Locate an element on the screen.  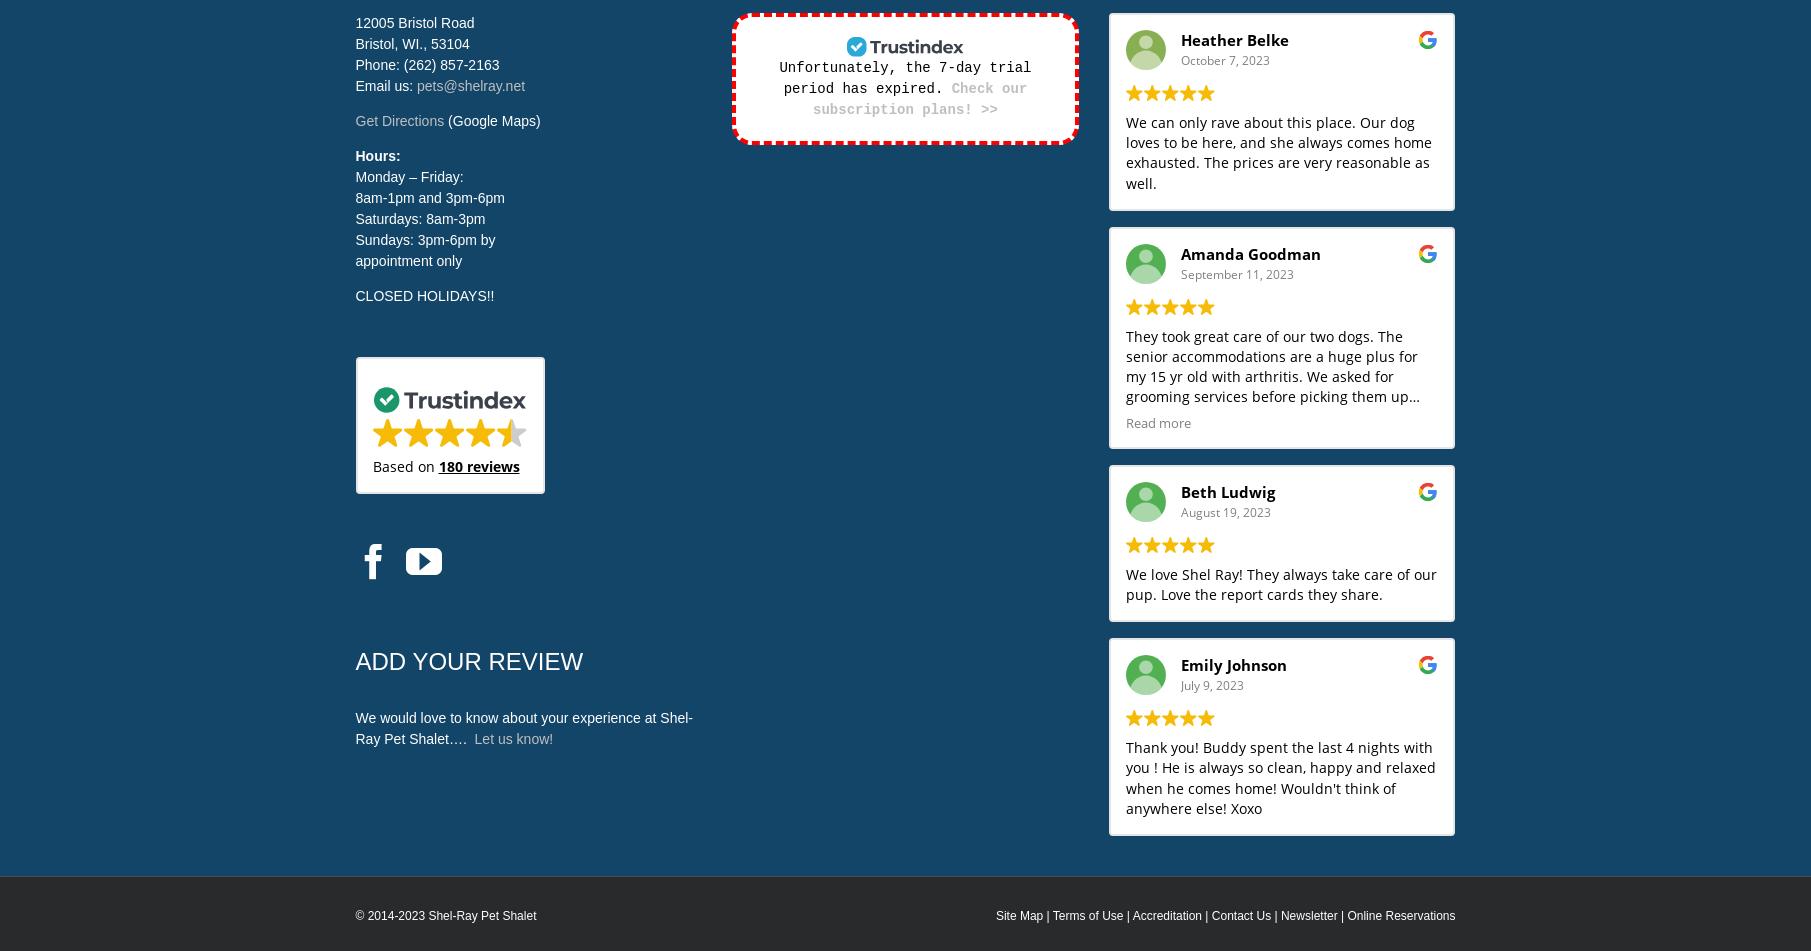
'August 19, 2023' is located at coordinates (1224, 511).